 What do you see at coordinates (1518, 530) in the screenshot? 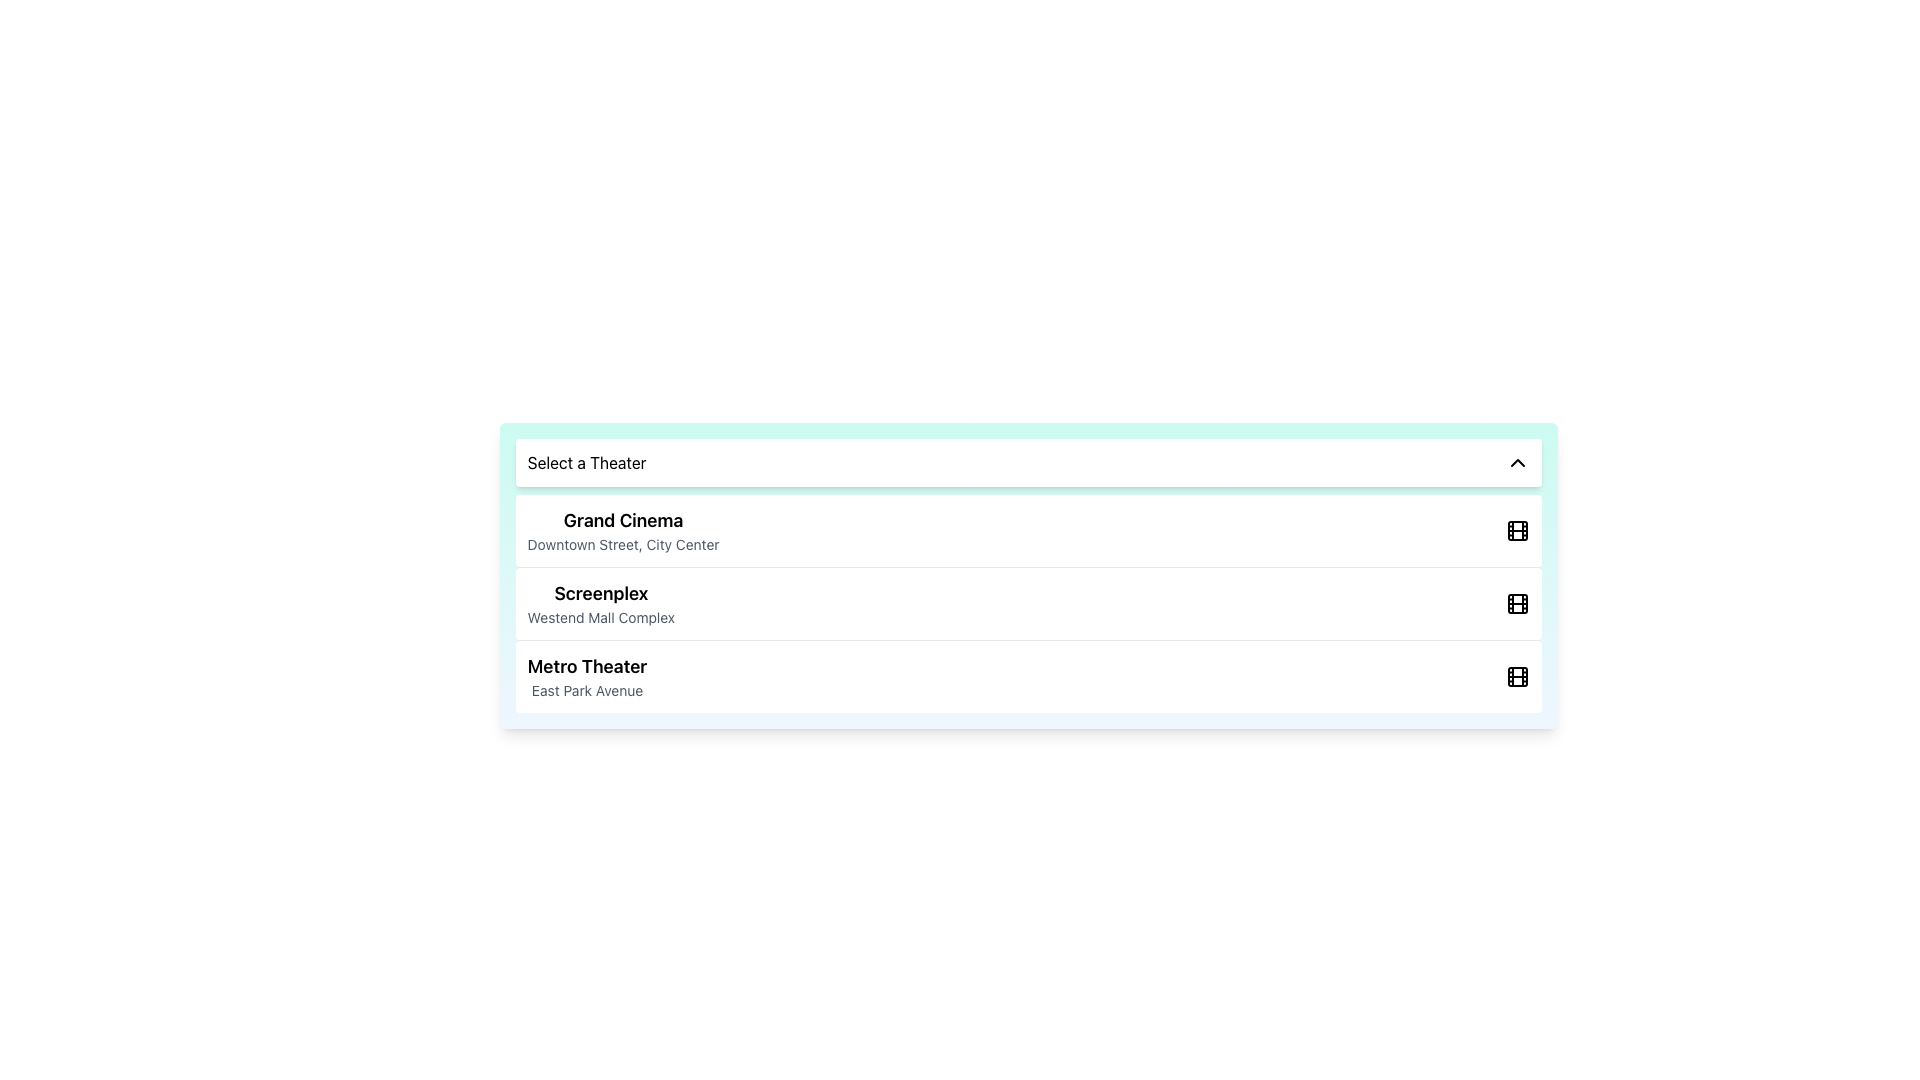
I see `the icon representing 'Grand Cinema' located in the top-right corner of its row` at bounding box center [1518, 530].